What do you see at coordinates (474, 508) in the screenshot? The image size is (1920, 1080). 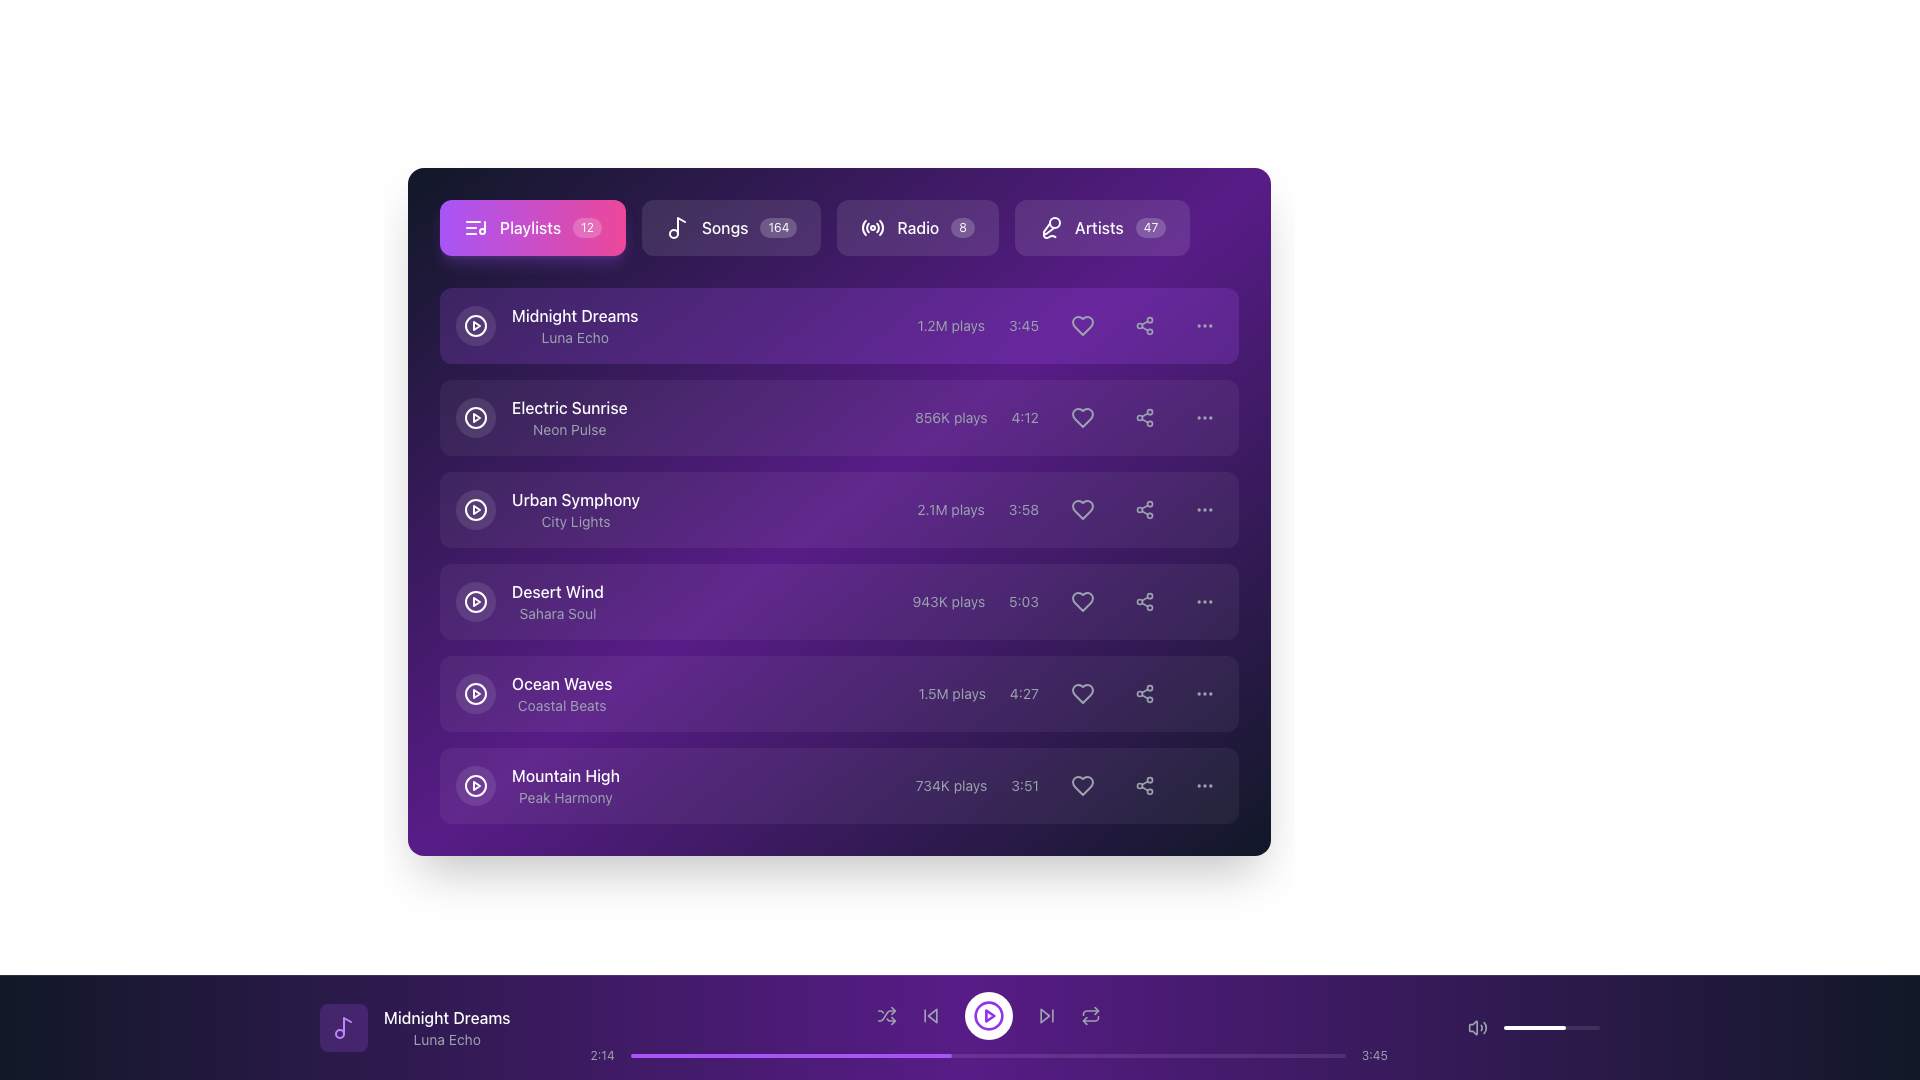 I see `the circular play button with a white fill and faint translucent purple background, located to the left of the track labeled 'Urban Symphony by City Lights', which is in the third position in the list of buttons` at bounding box center [474, 508].